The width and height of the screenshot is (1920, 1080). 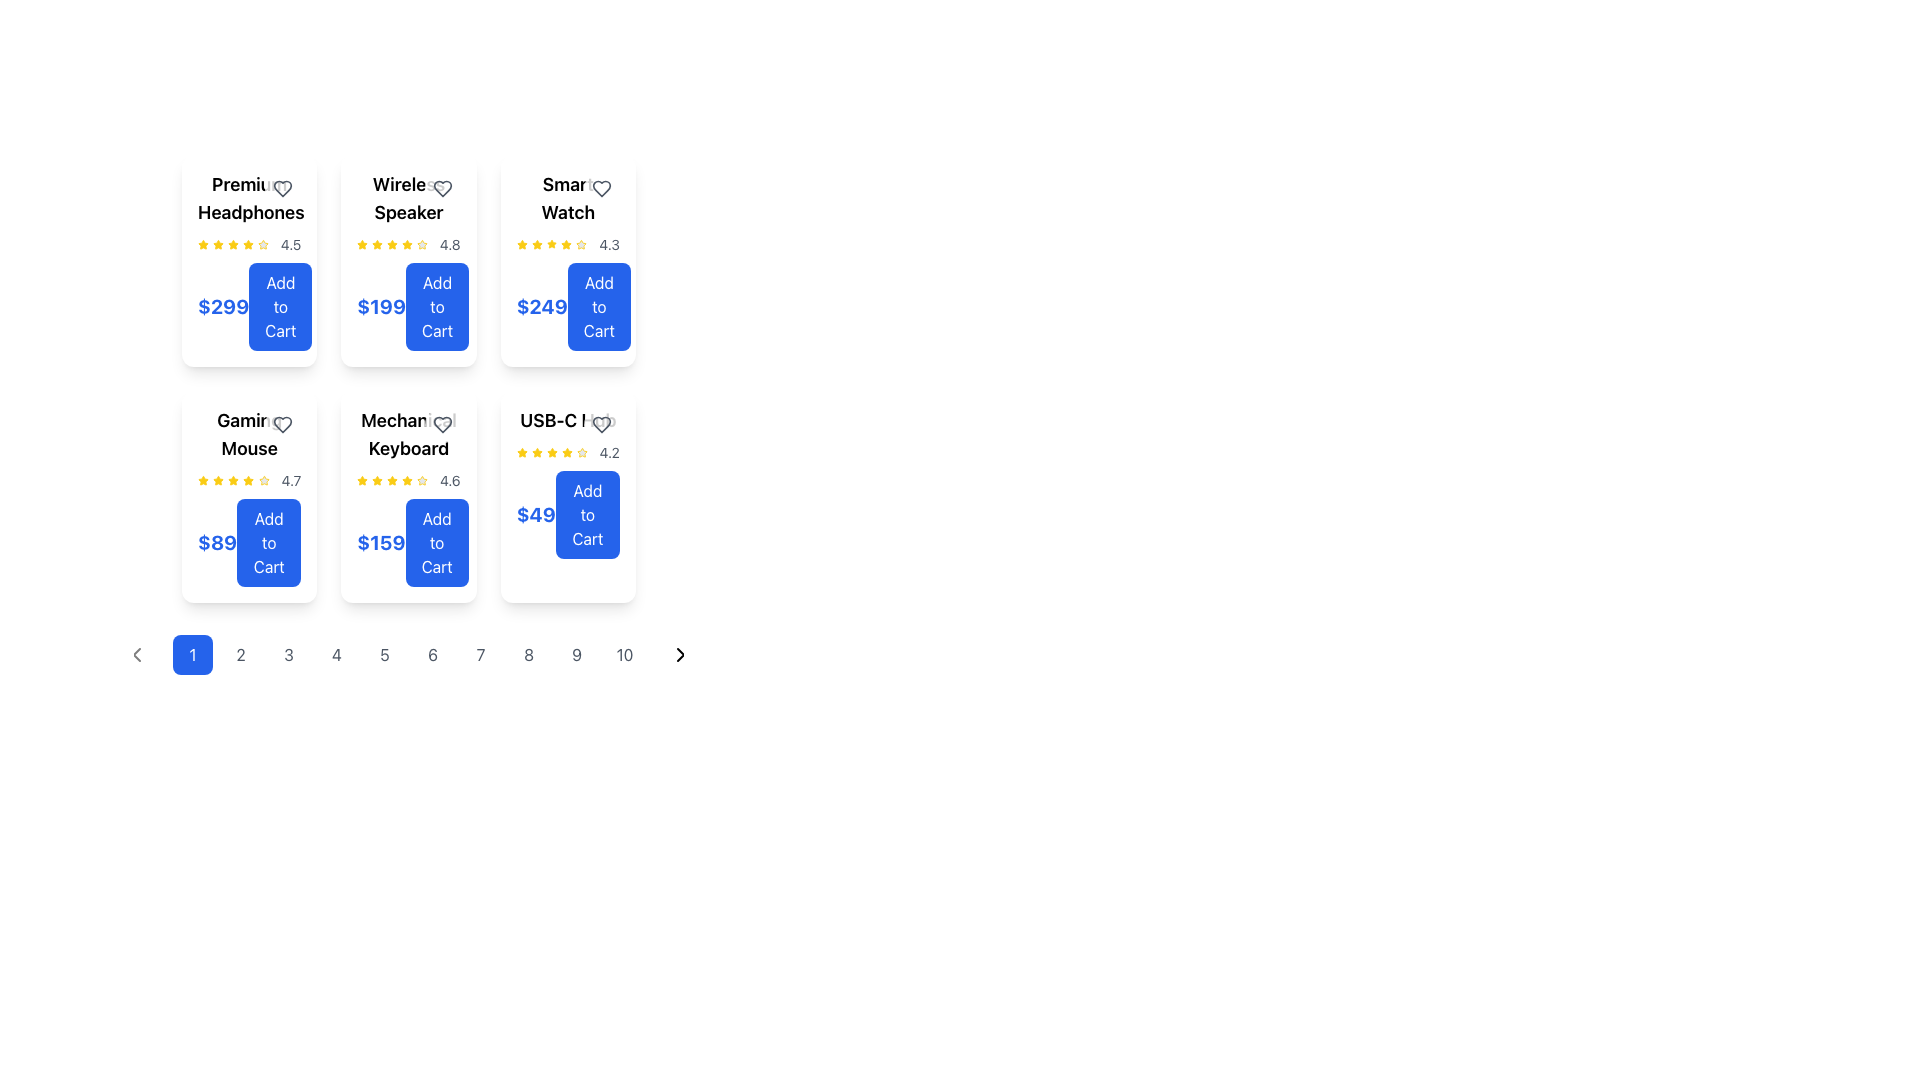 I want to click on the third rating star icon representing an active state in the rating scale for the 'Wireless Speaker' product card, so click(x=377, y=244).